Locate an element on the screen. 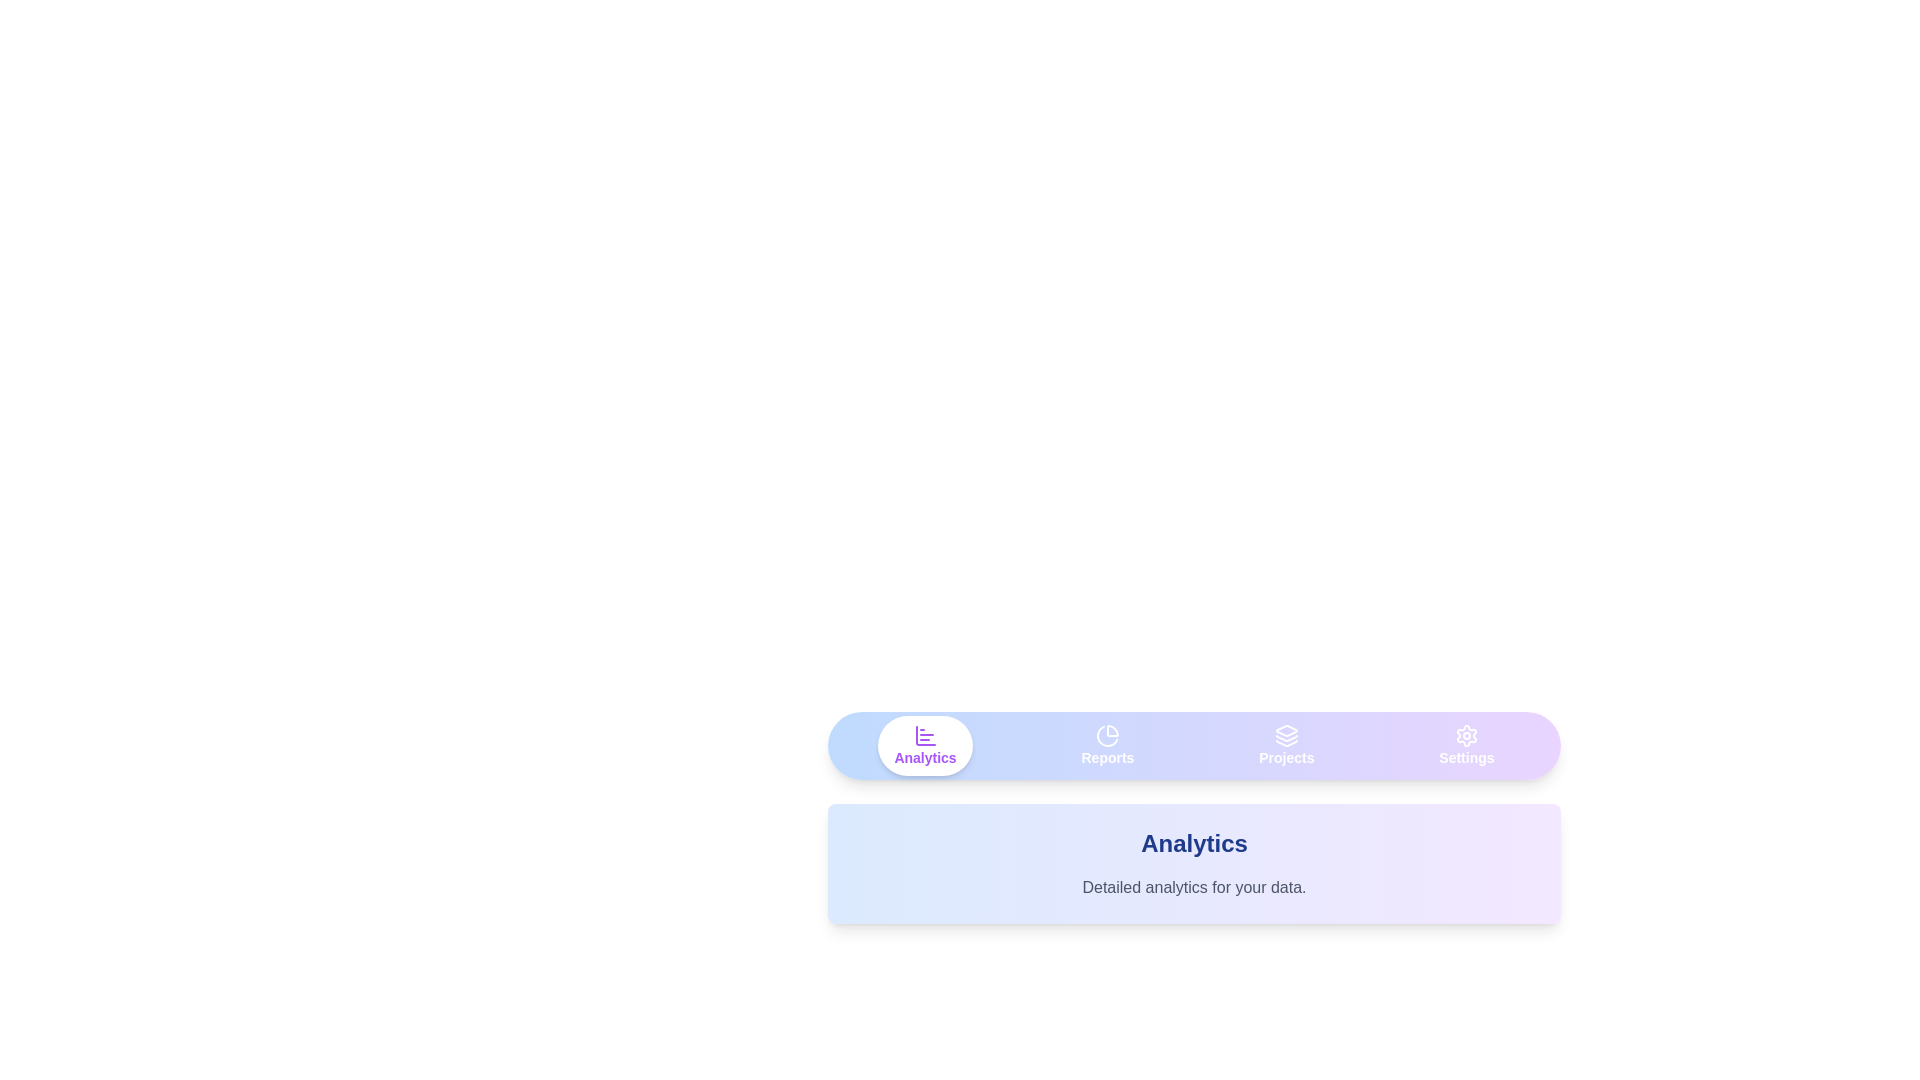 The image size is (1920, 1080). the tab button labeled 'Reports' to observe the hover effect is located at coordinates (1107, 745).